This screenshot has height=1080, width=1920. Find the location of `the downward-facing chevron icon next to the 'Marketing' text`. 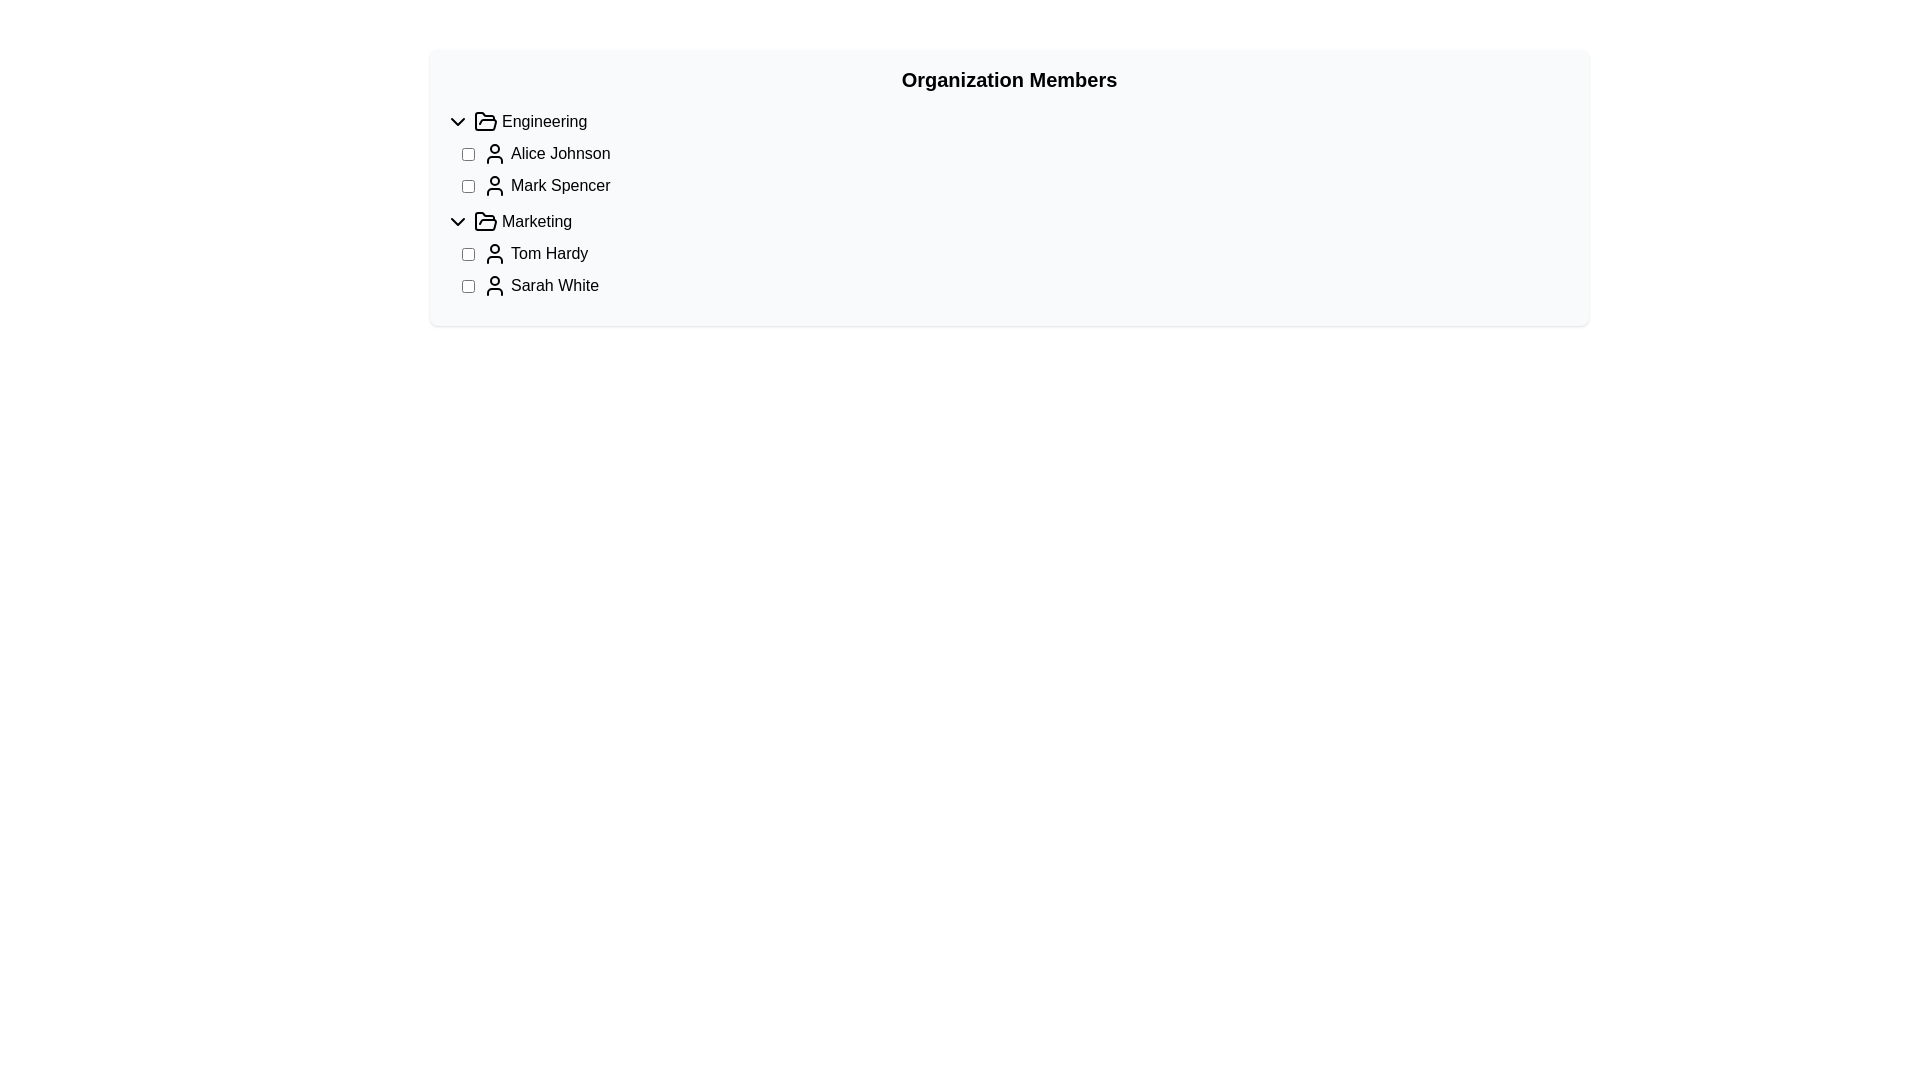

the downward-facing chevron icon next to the 'Marketing' text is located at coordinates (456, 222).